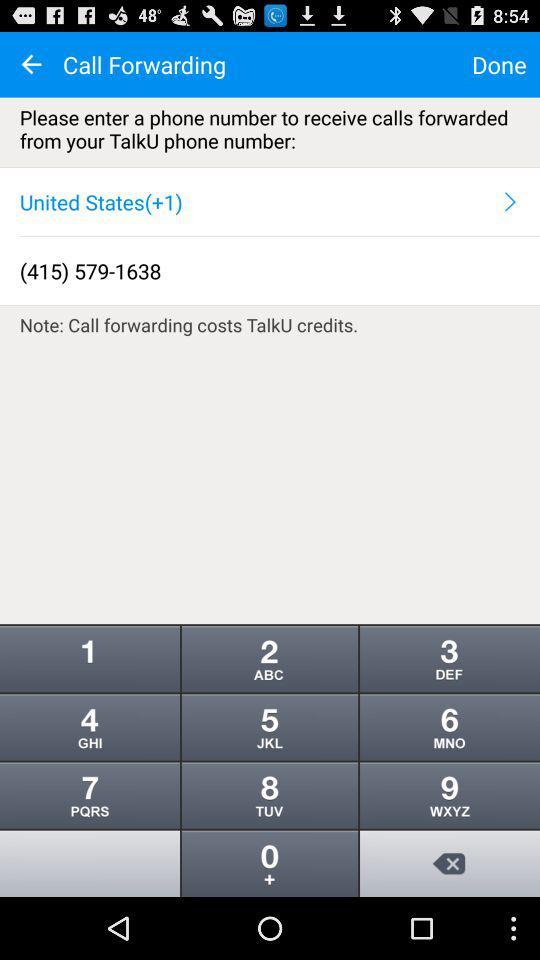 This screenshot has width=540, height=960. Describe the element at coordinates (270, 777) in the screenshot. I see `the more icon` at that location.